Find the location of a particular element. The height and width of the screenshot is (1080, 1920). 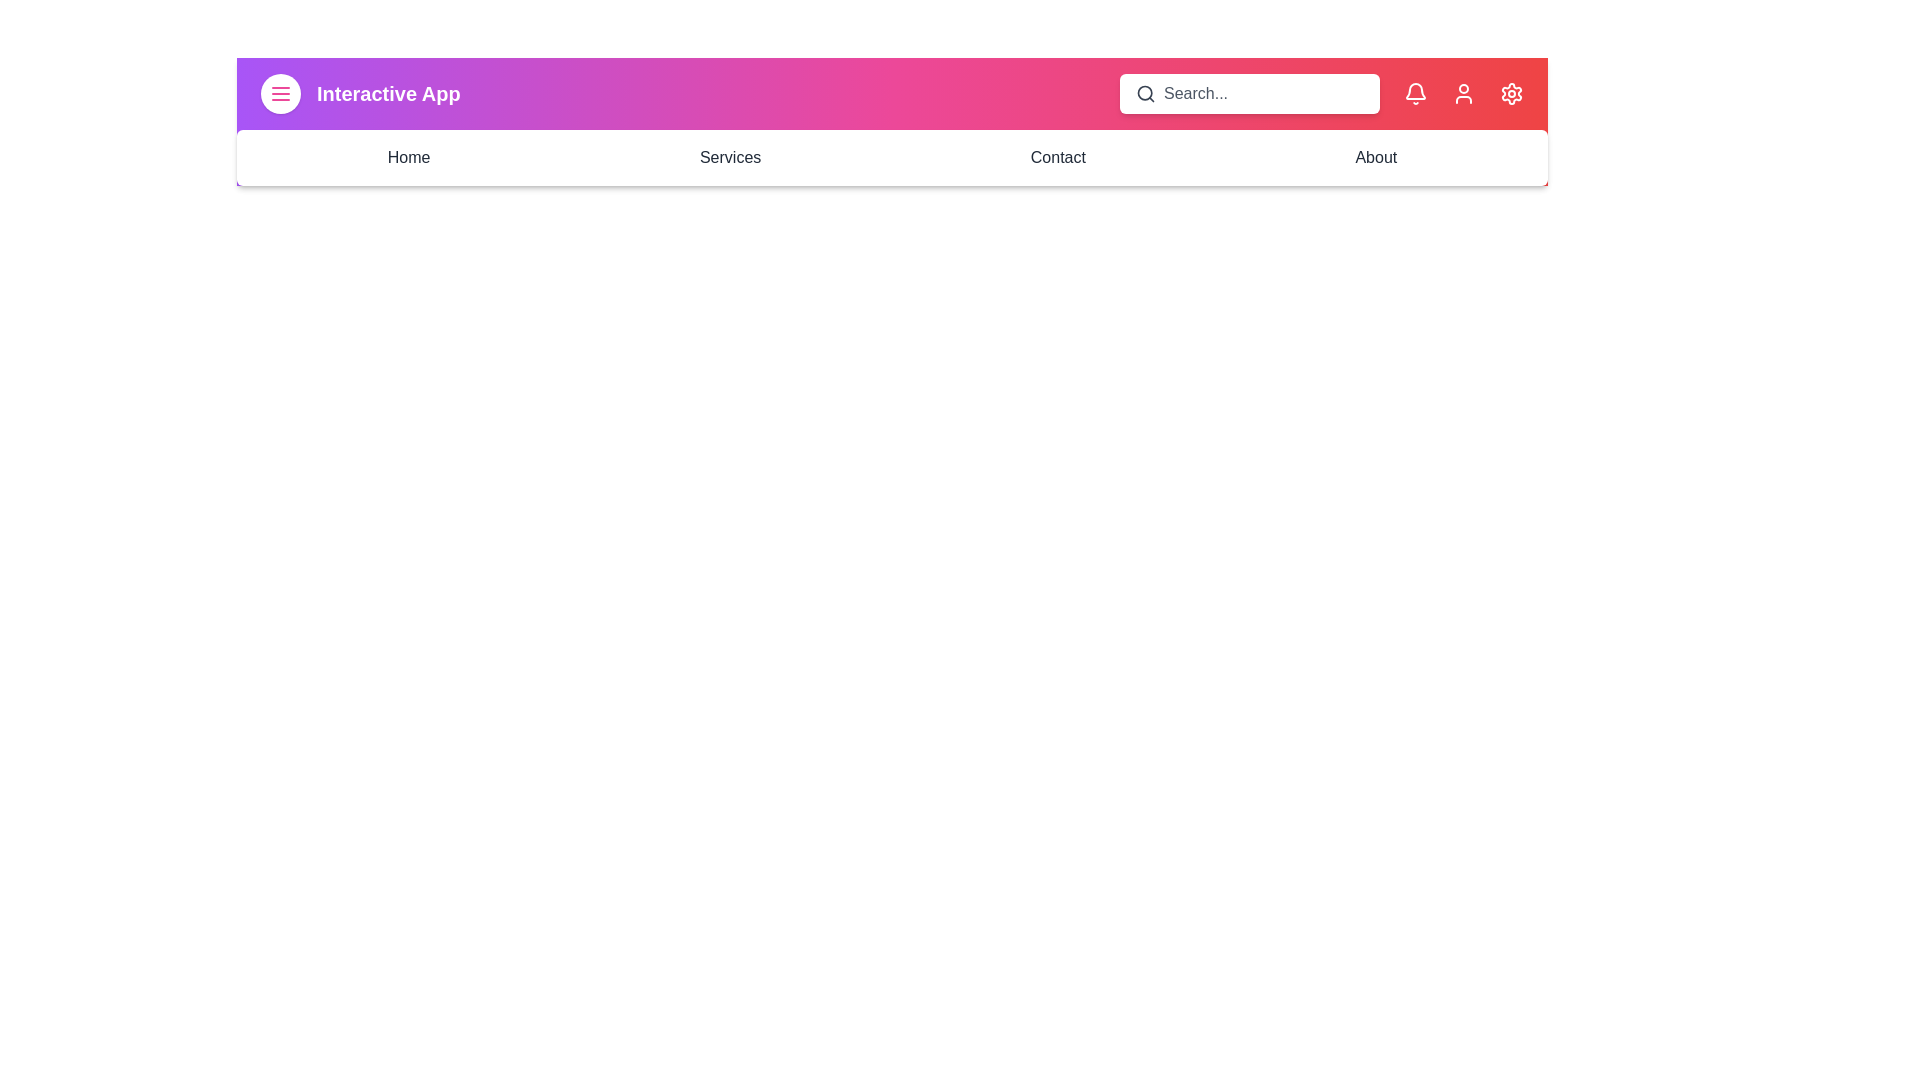

the navigation link Contact is located at coordinates (1056, 157).